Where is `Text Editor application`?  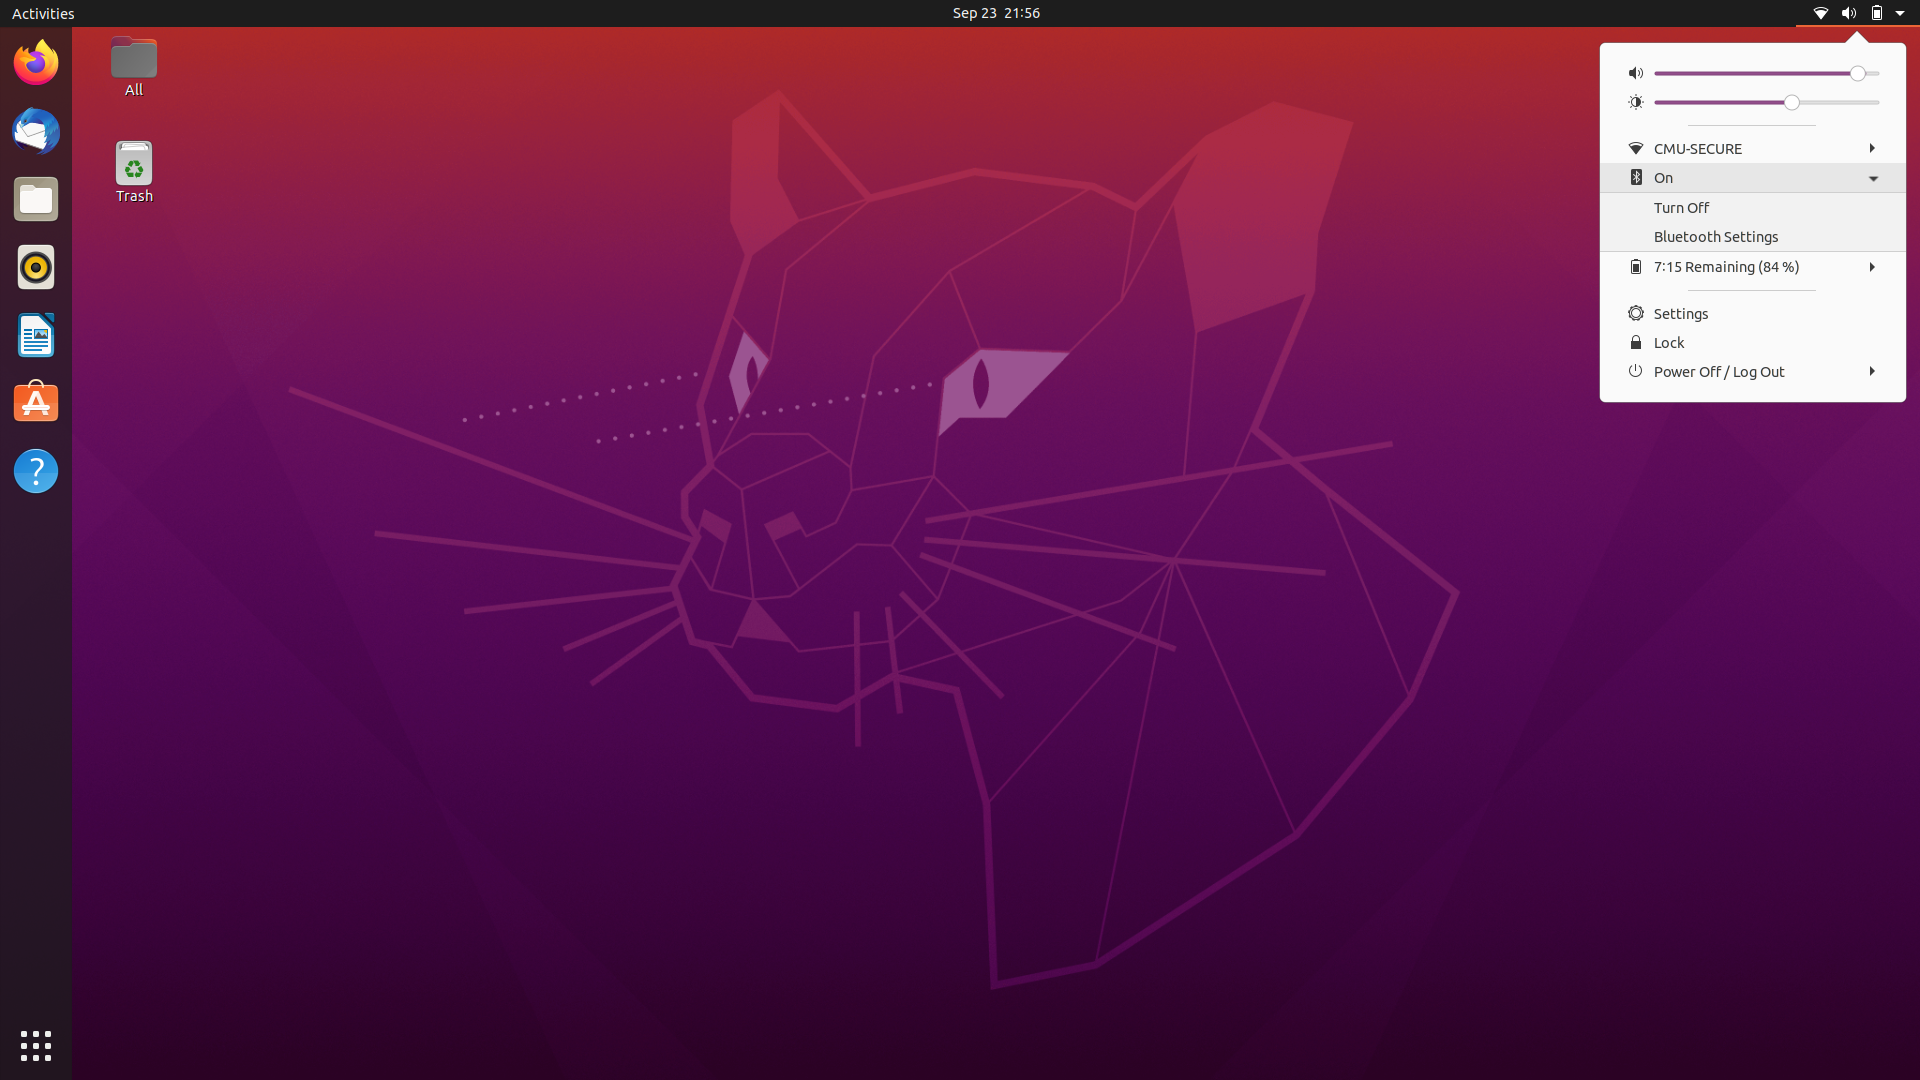 Text Editor application is located at coordinates (35, 403).